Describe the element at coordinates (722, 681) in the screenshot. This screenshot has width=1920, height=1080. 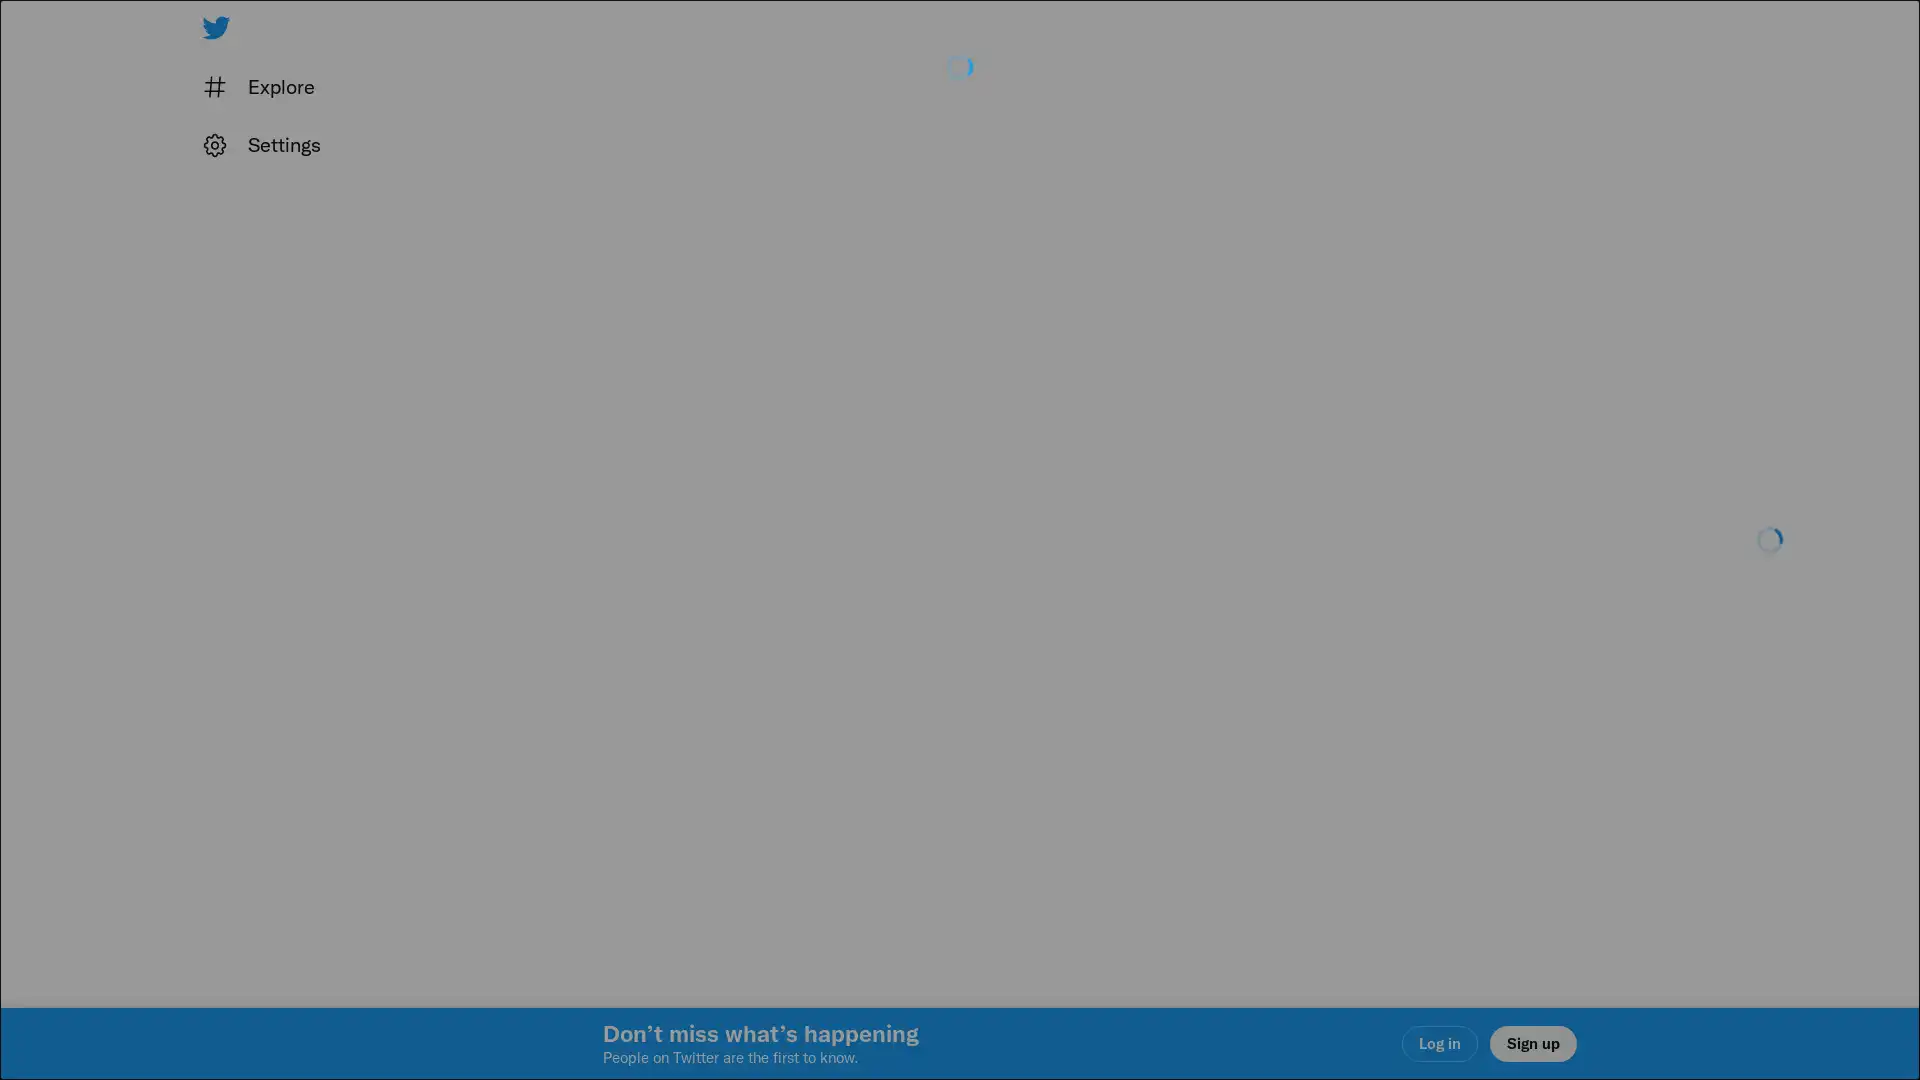
I see `Sign up` at that location.